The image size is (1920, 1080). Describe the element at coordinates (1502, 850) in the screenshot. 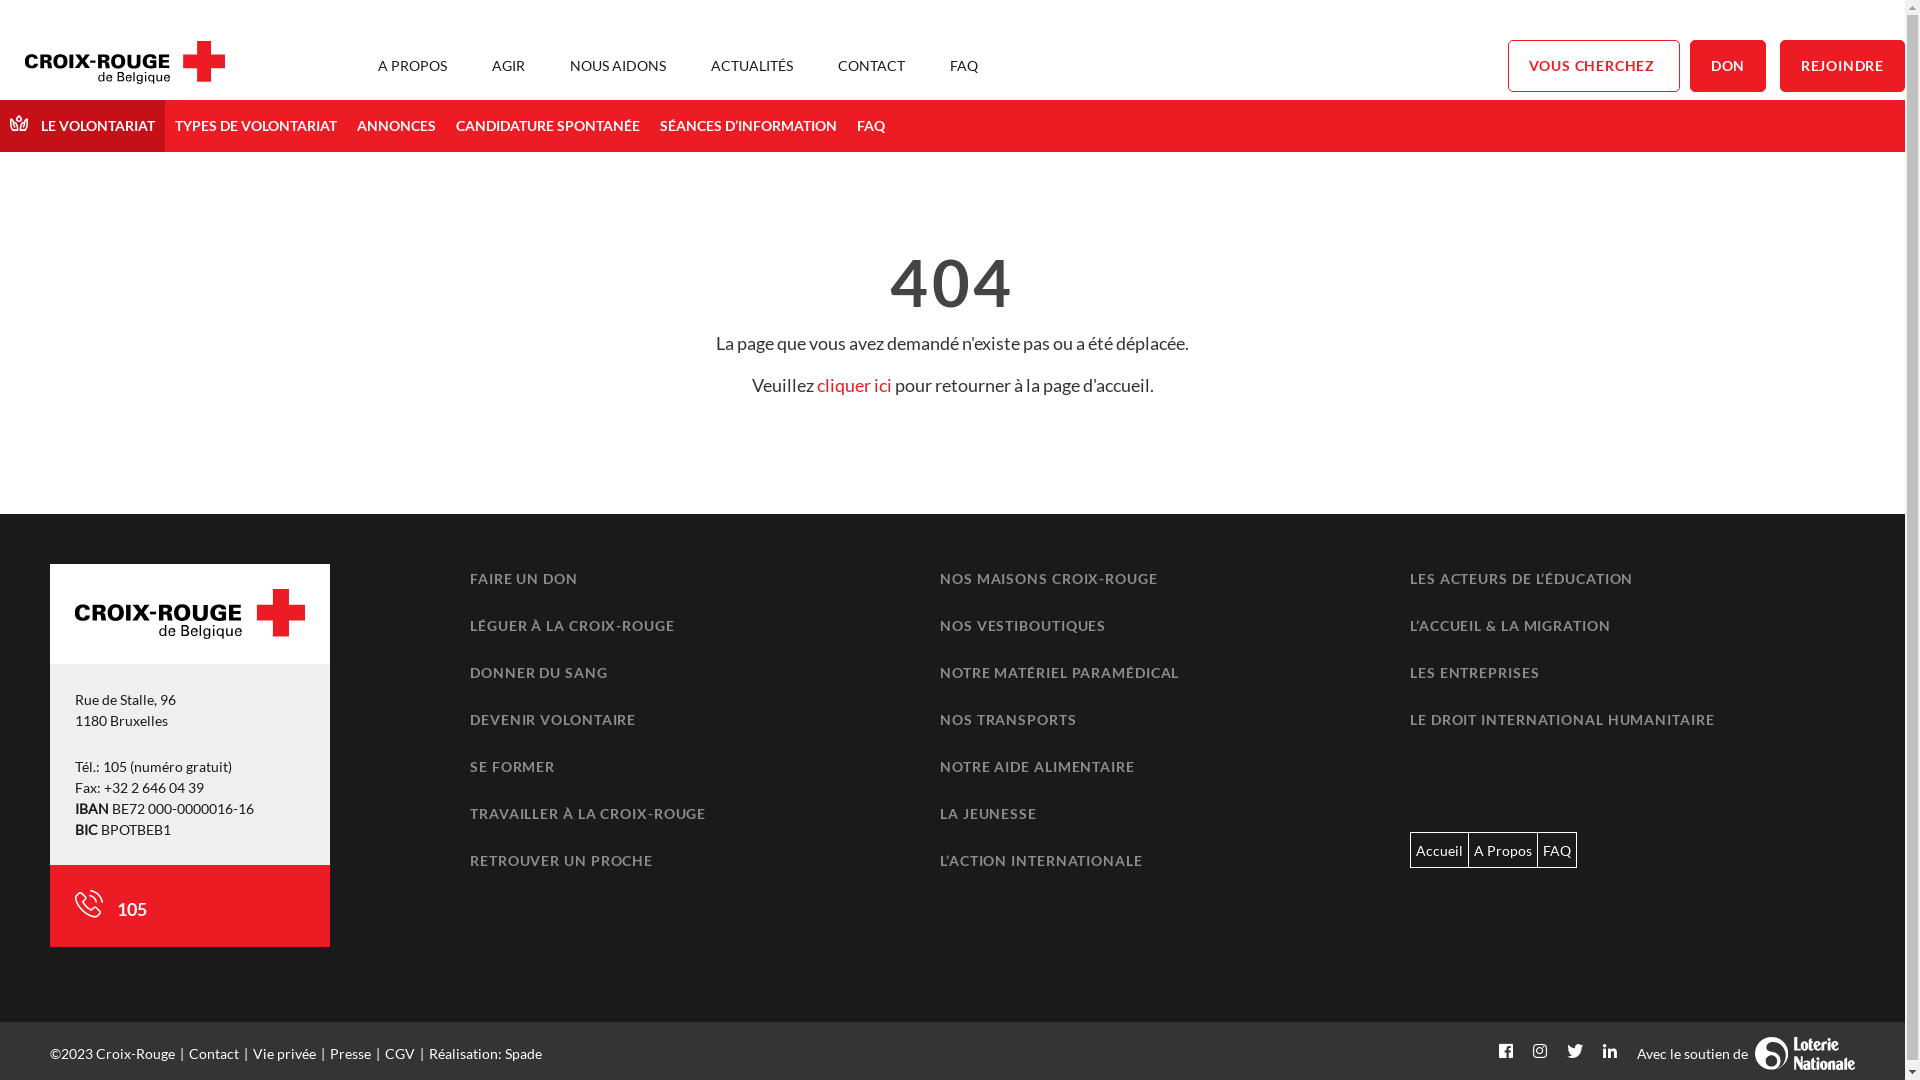

I see `'A Propos'` at that location.